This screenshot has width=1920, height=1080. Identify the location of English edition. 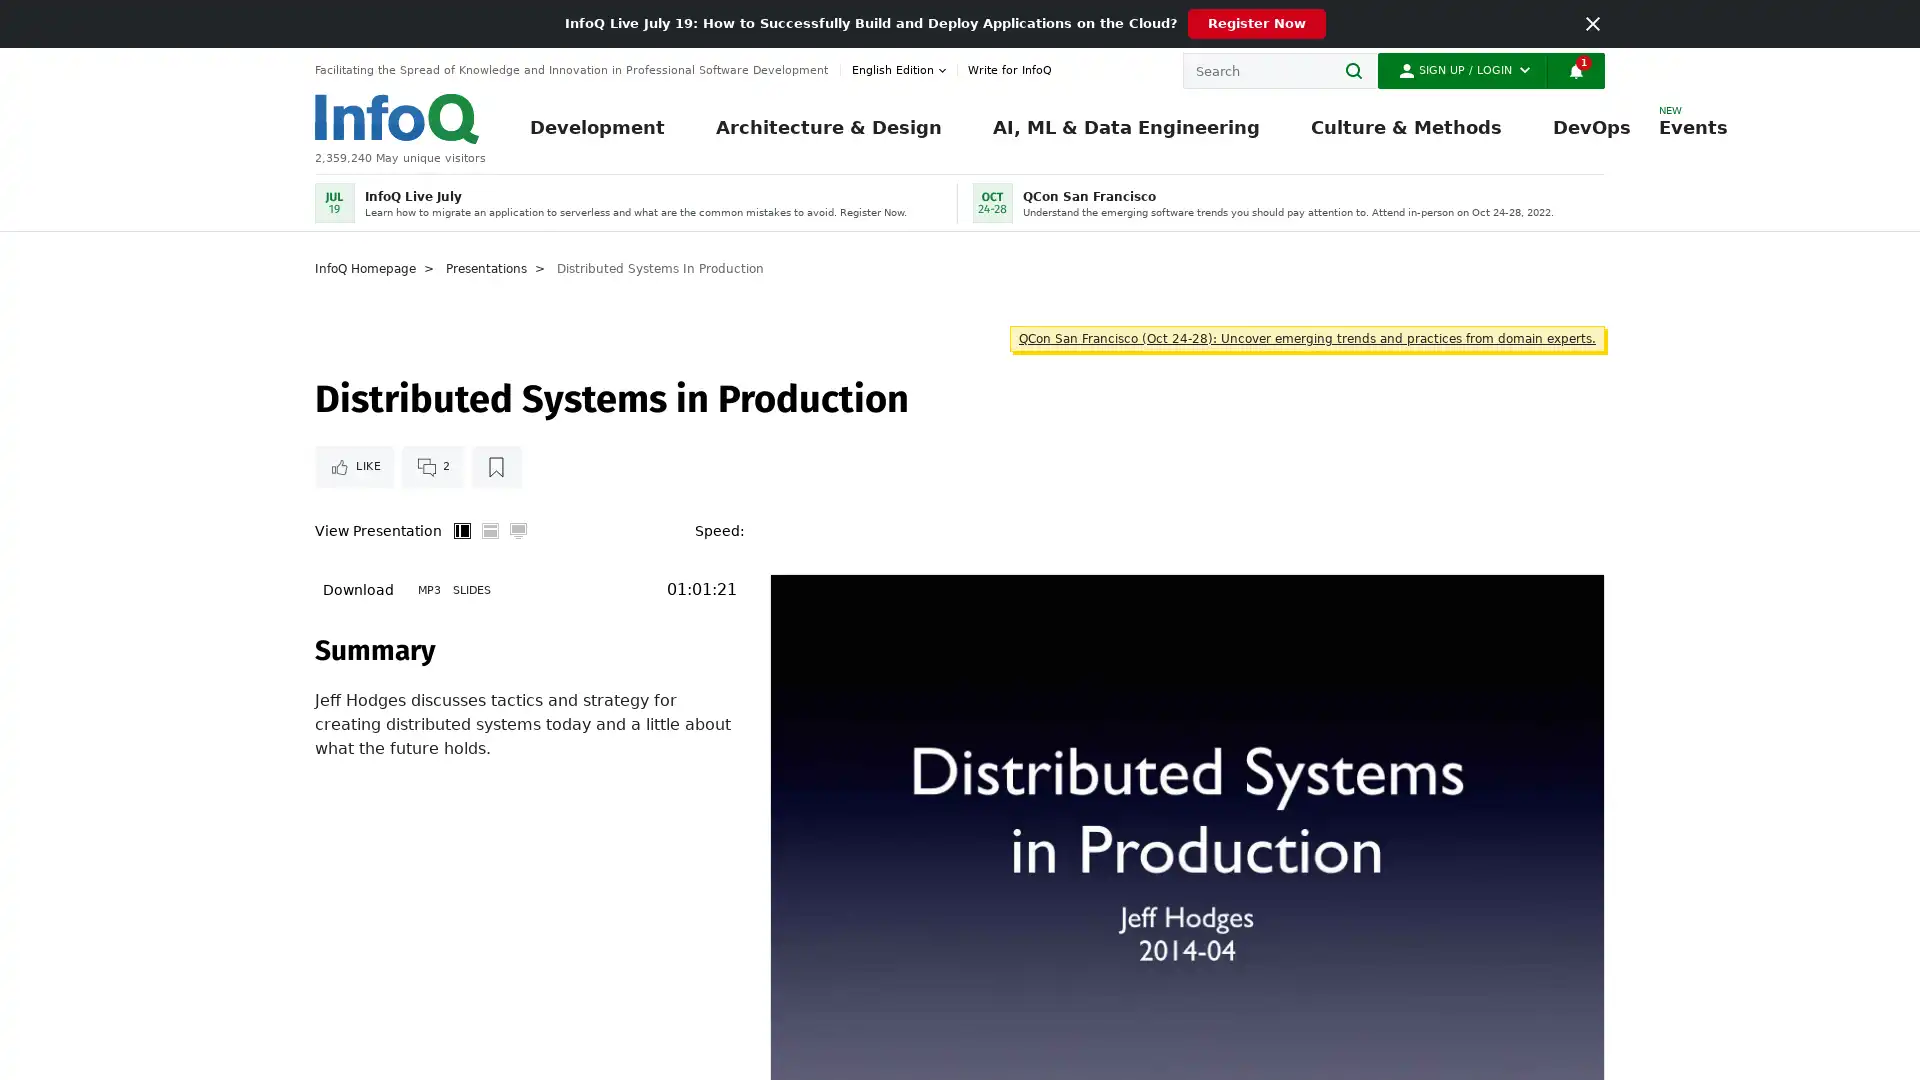
(901, 69).